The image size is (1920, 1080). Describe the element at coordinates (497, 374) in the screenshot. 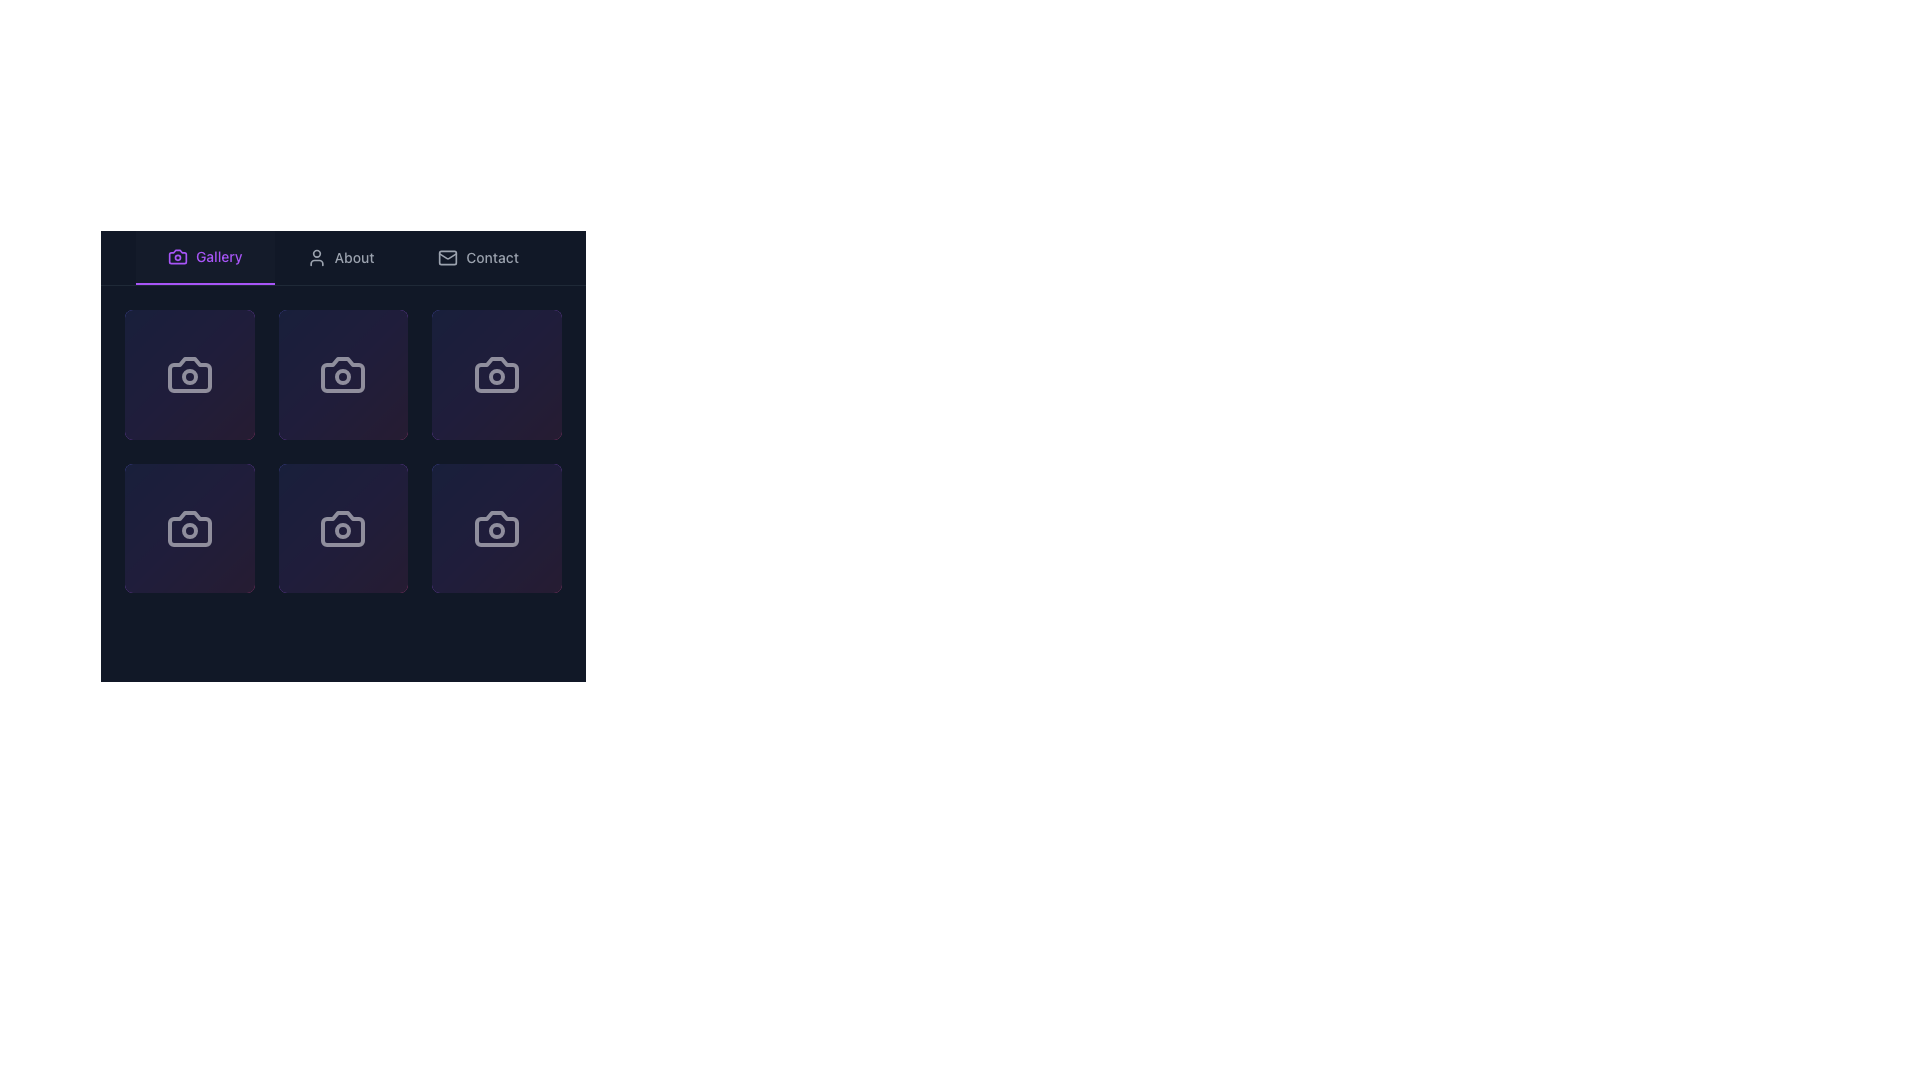

I see `the camera icon depicted in thin-line vector art style located in the second row, second column of the gallery grid` at that location.